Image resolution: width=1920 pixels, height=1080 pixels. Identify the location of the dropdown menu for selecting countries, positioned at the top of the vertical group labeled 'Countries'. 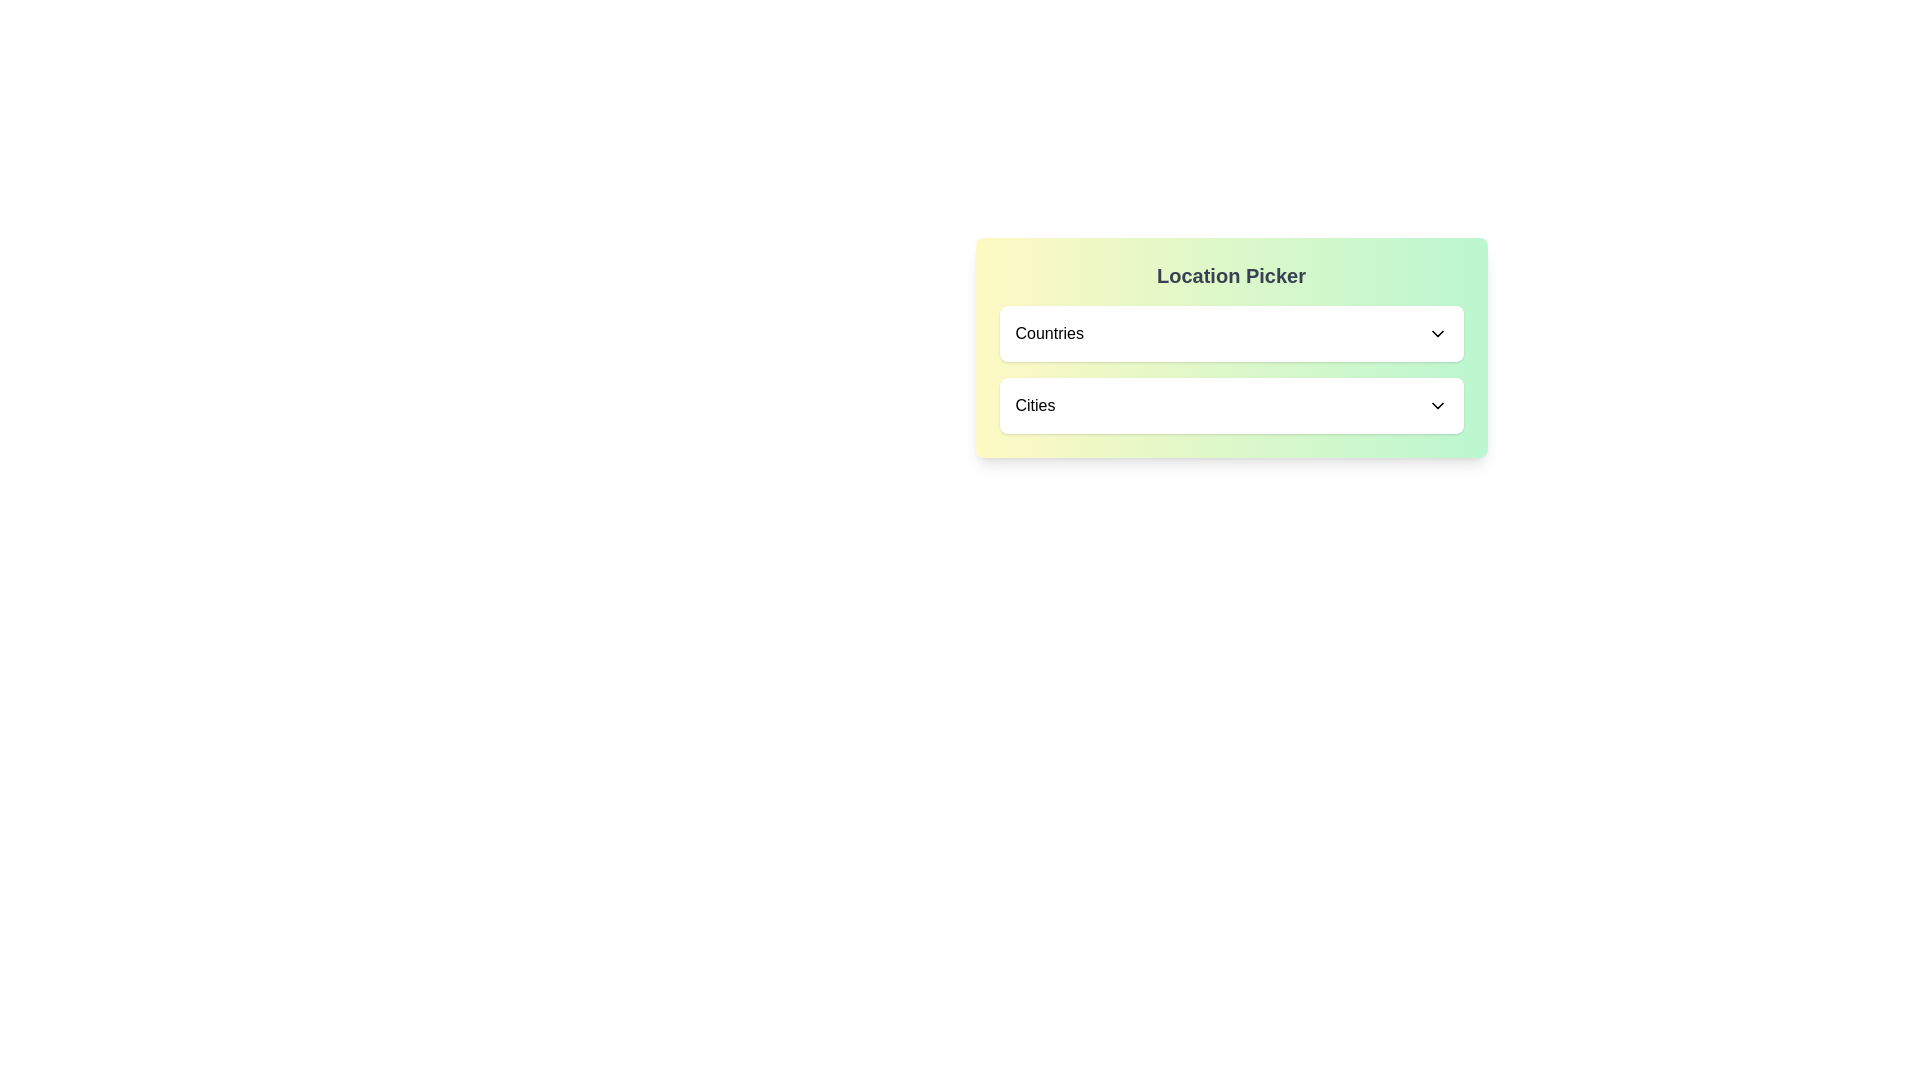
(1230, 333).